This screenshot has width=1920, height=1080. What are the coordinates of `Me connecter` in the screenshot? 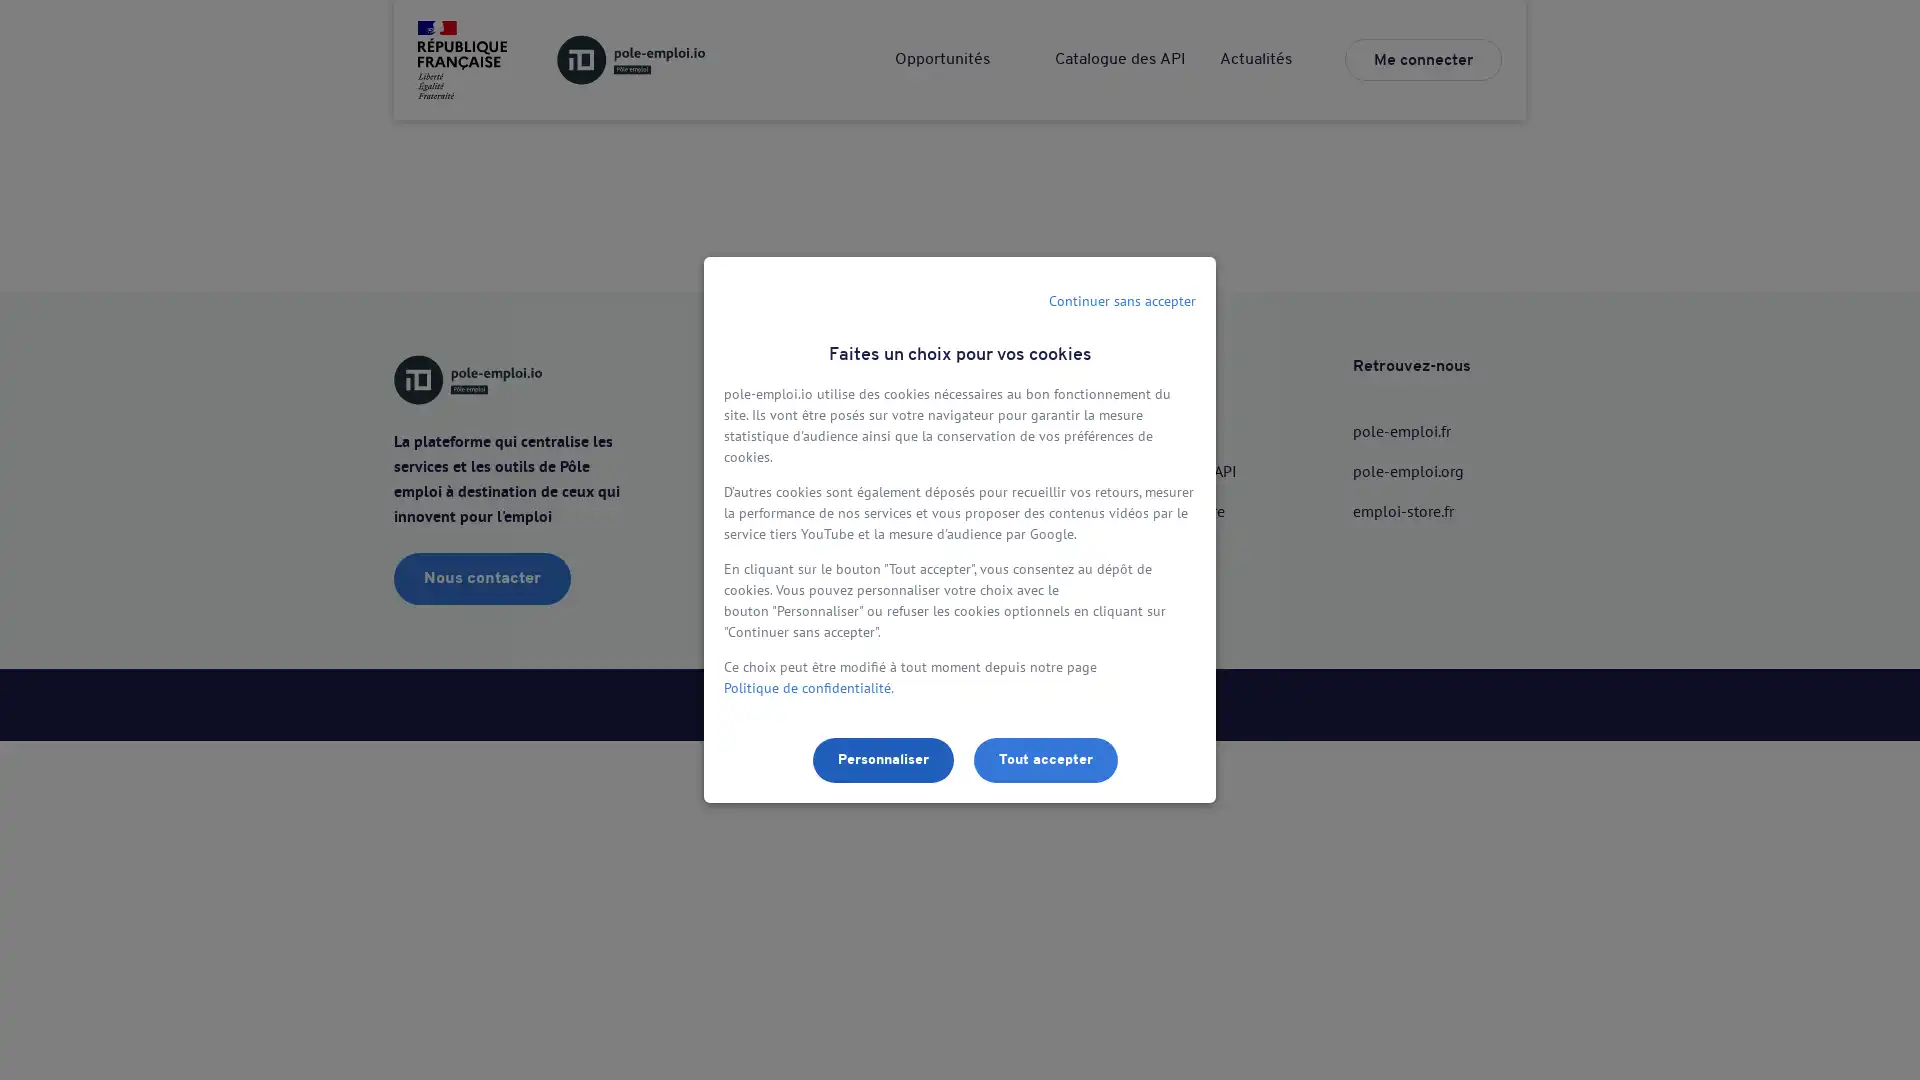 It's located at (1422, 59).